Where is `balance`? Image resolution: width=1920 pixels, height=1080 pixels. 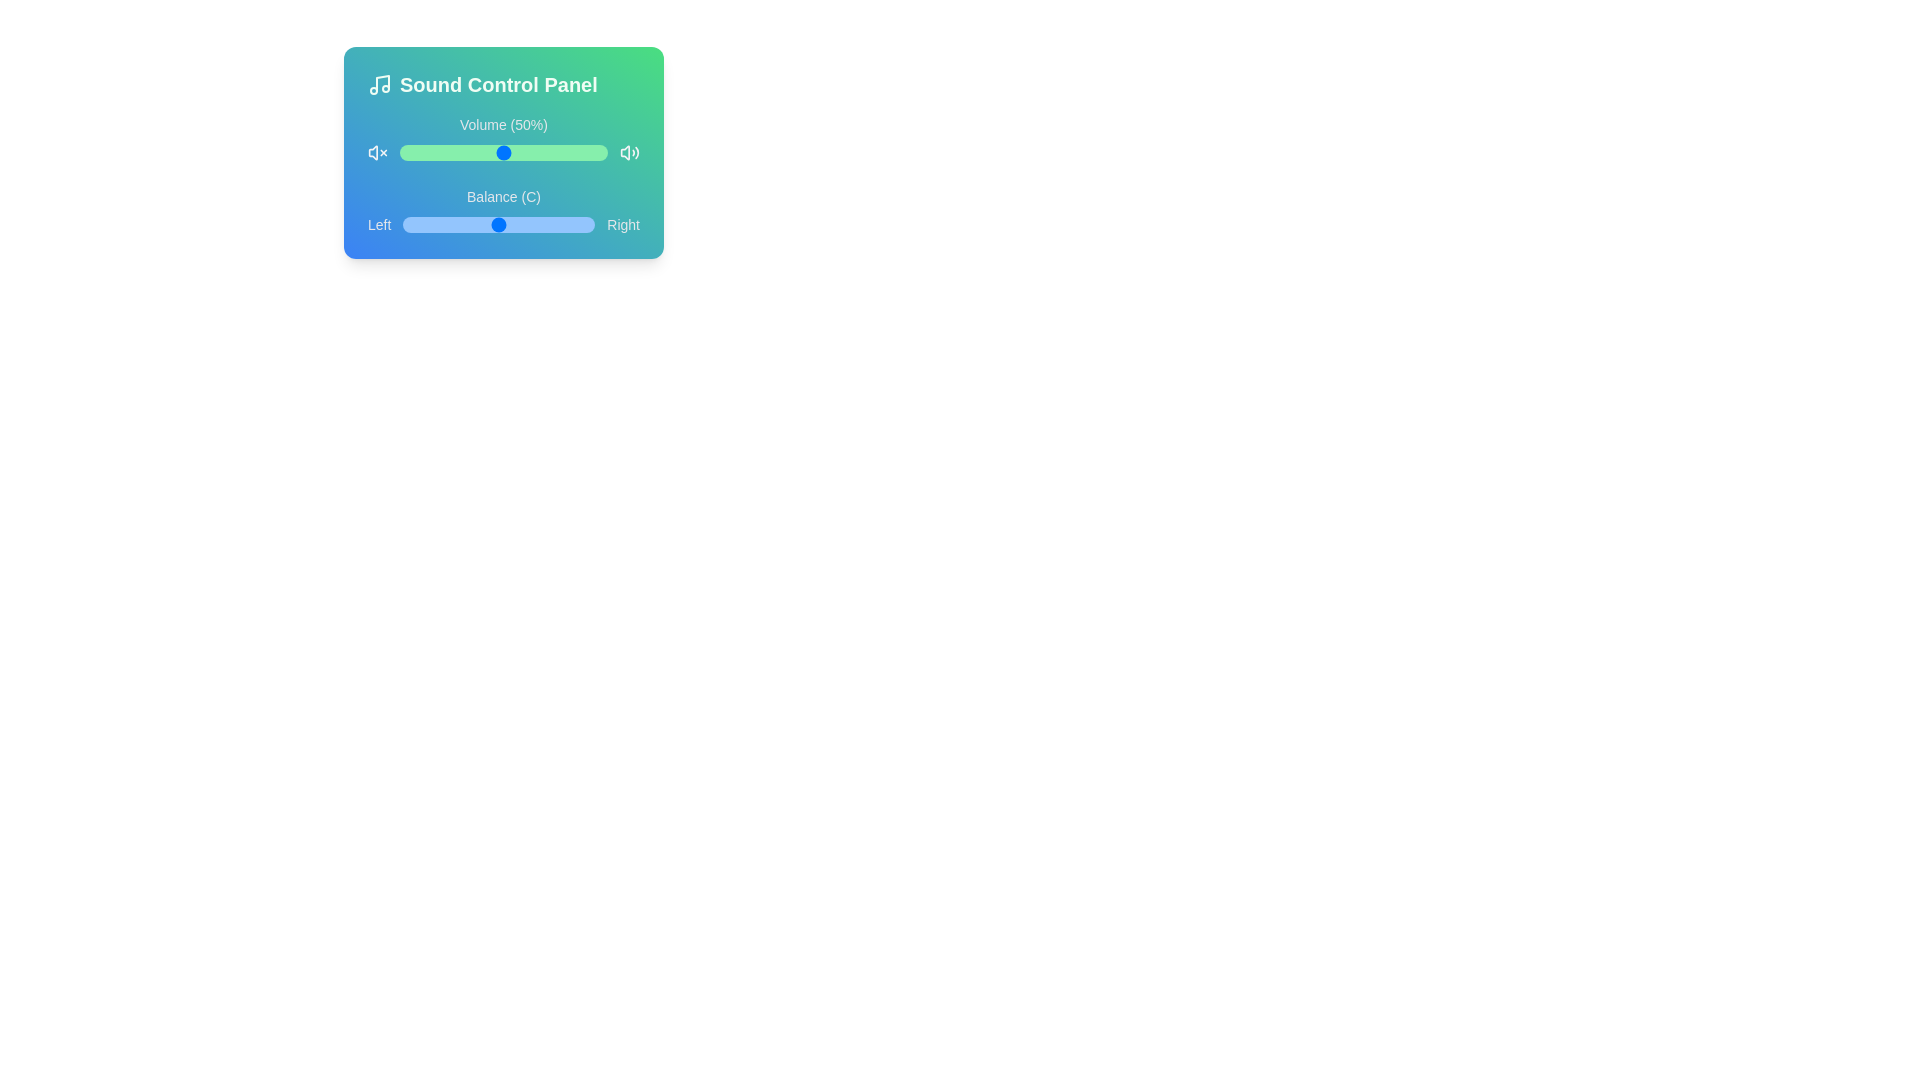
balance is located at coordinates (493, 224).